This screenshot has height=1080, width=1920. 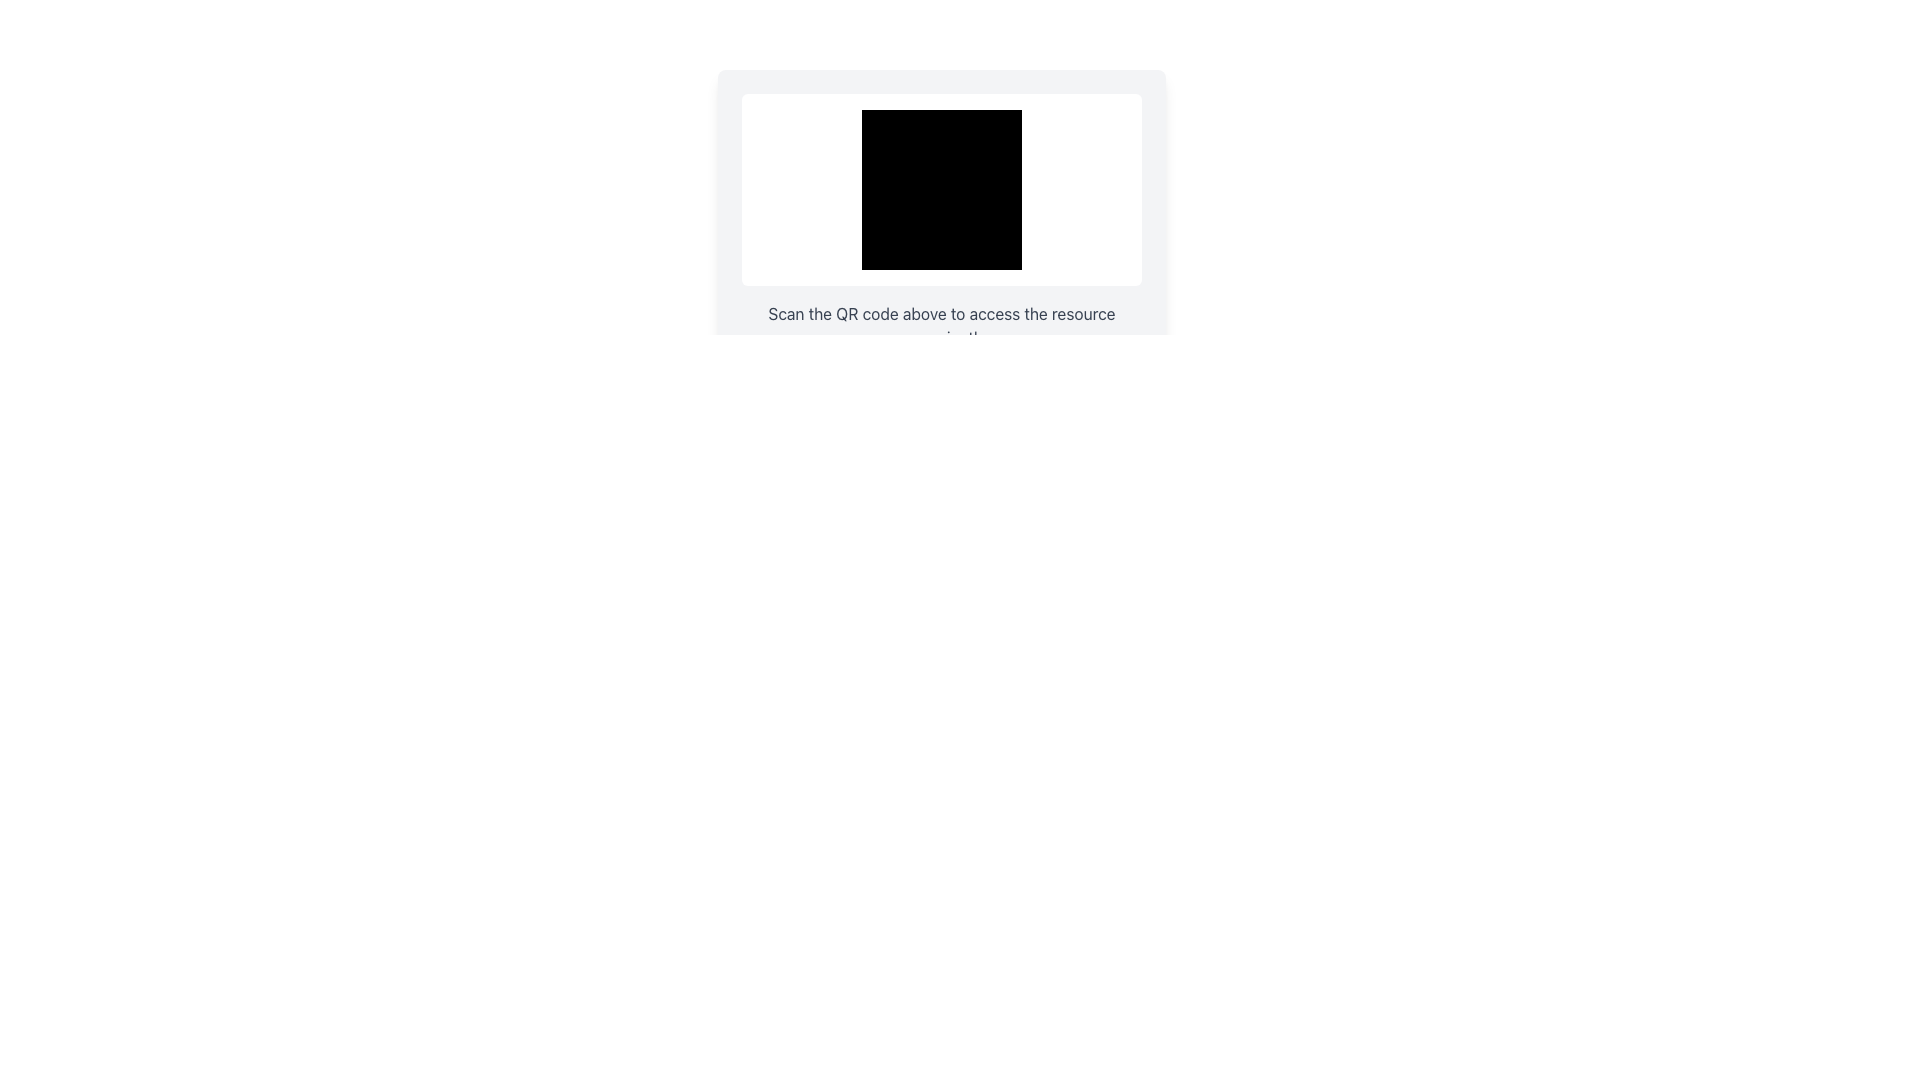 What do you see at coordinates (940, 189) in the screenshot?
I see `the Decorative Box, which is a structural component centered within a white box with rounded corners near the top center of the layout` at bounding box center [940, 189].